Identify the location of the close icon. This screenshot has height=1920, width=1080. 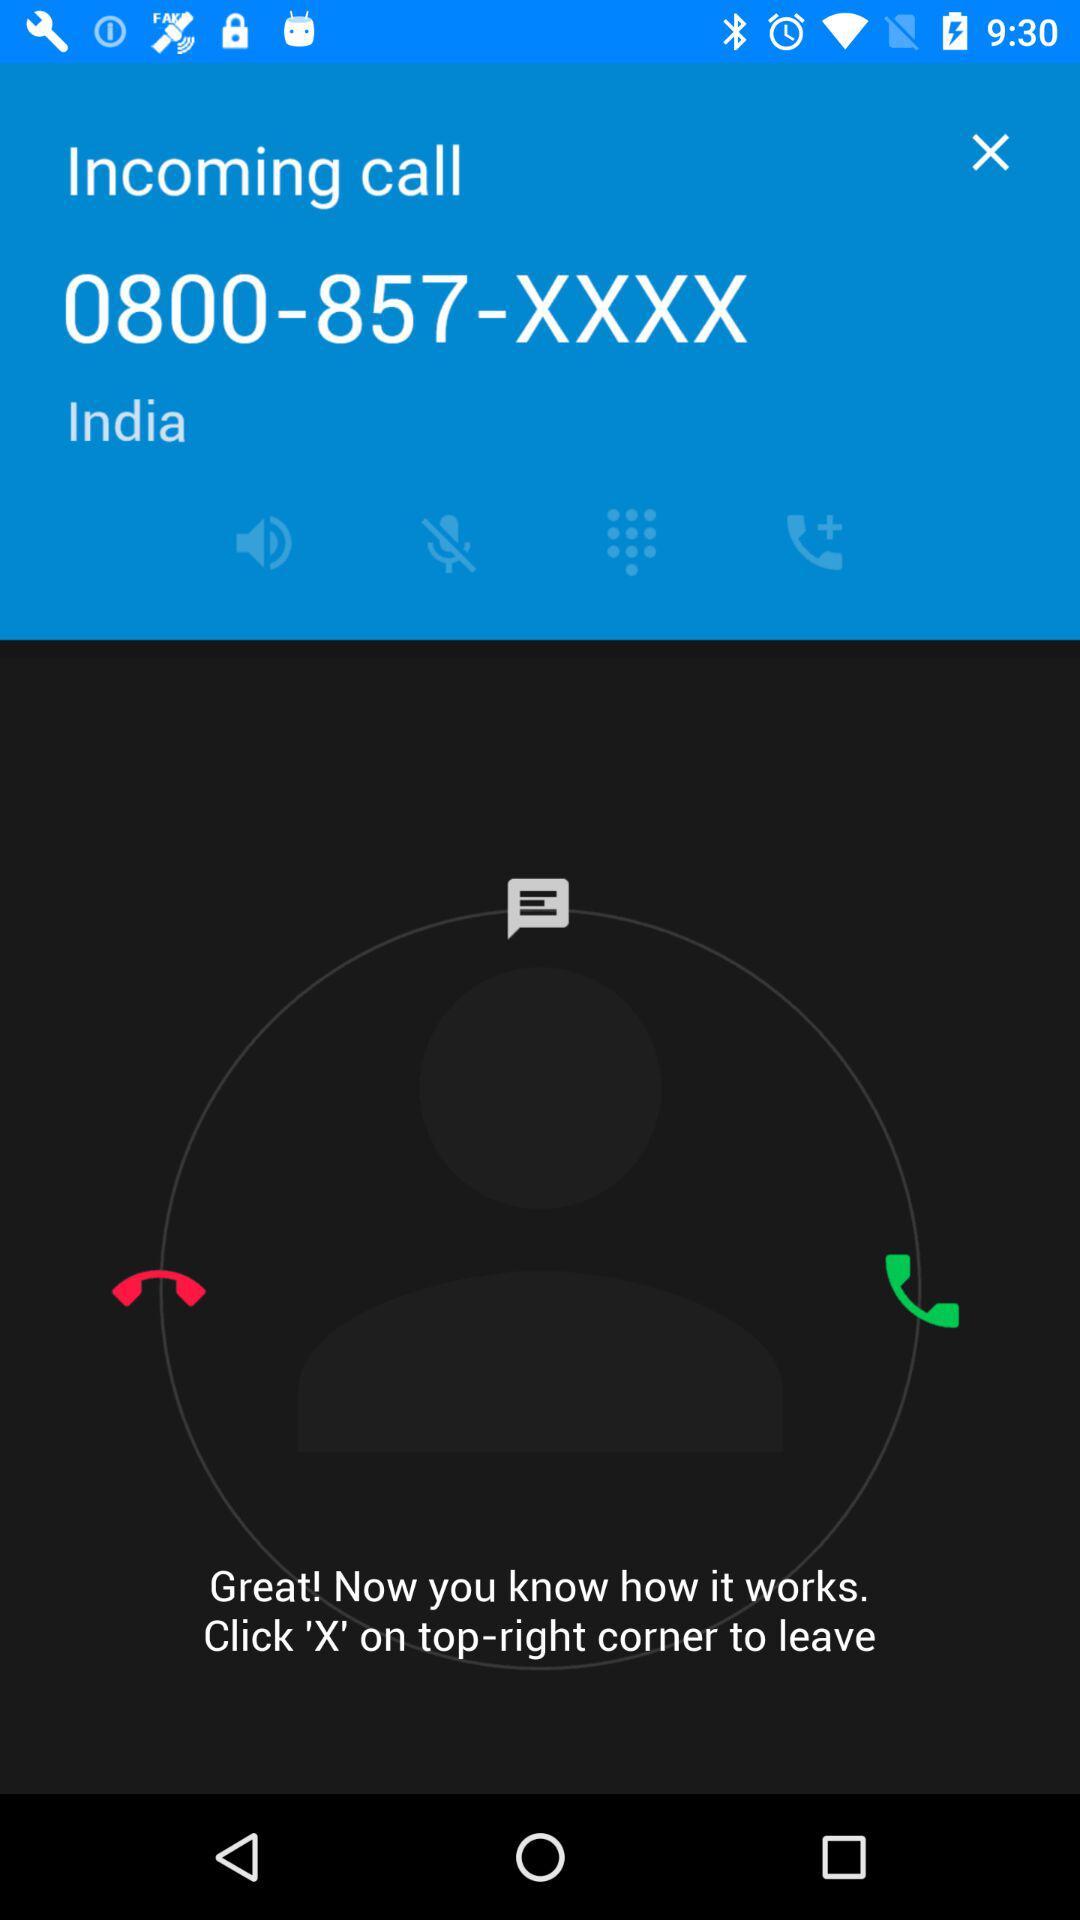
(990, 151).